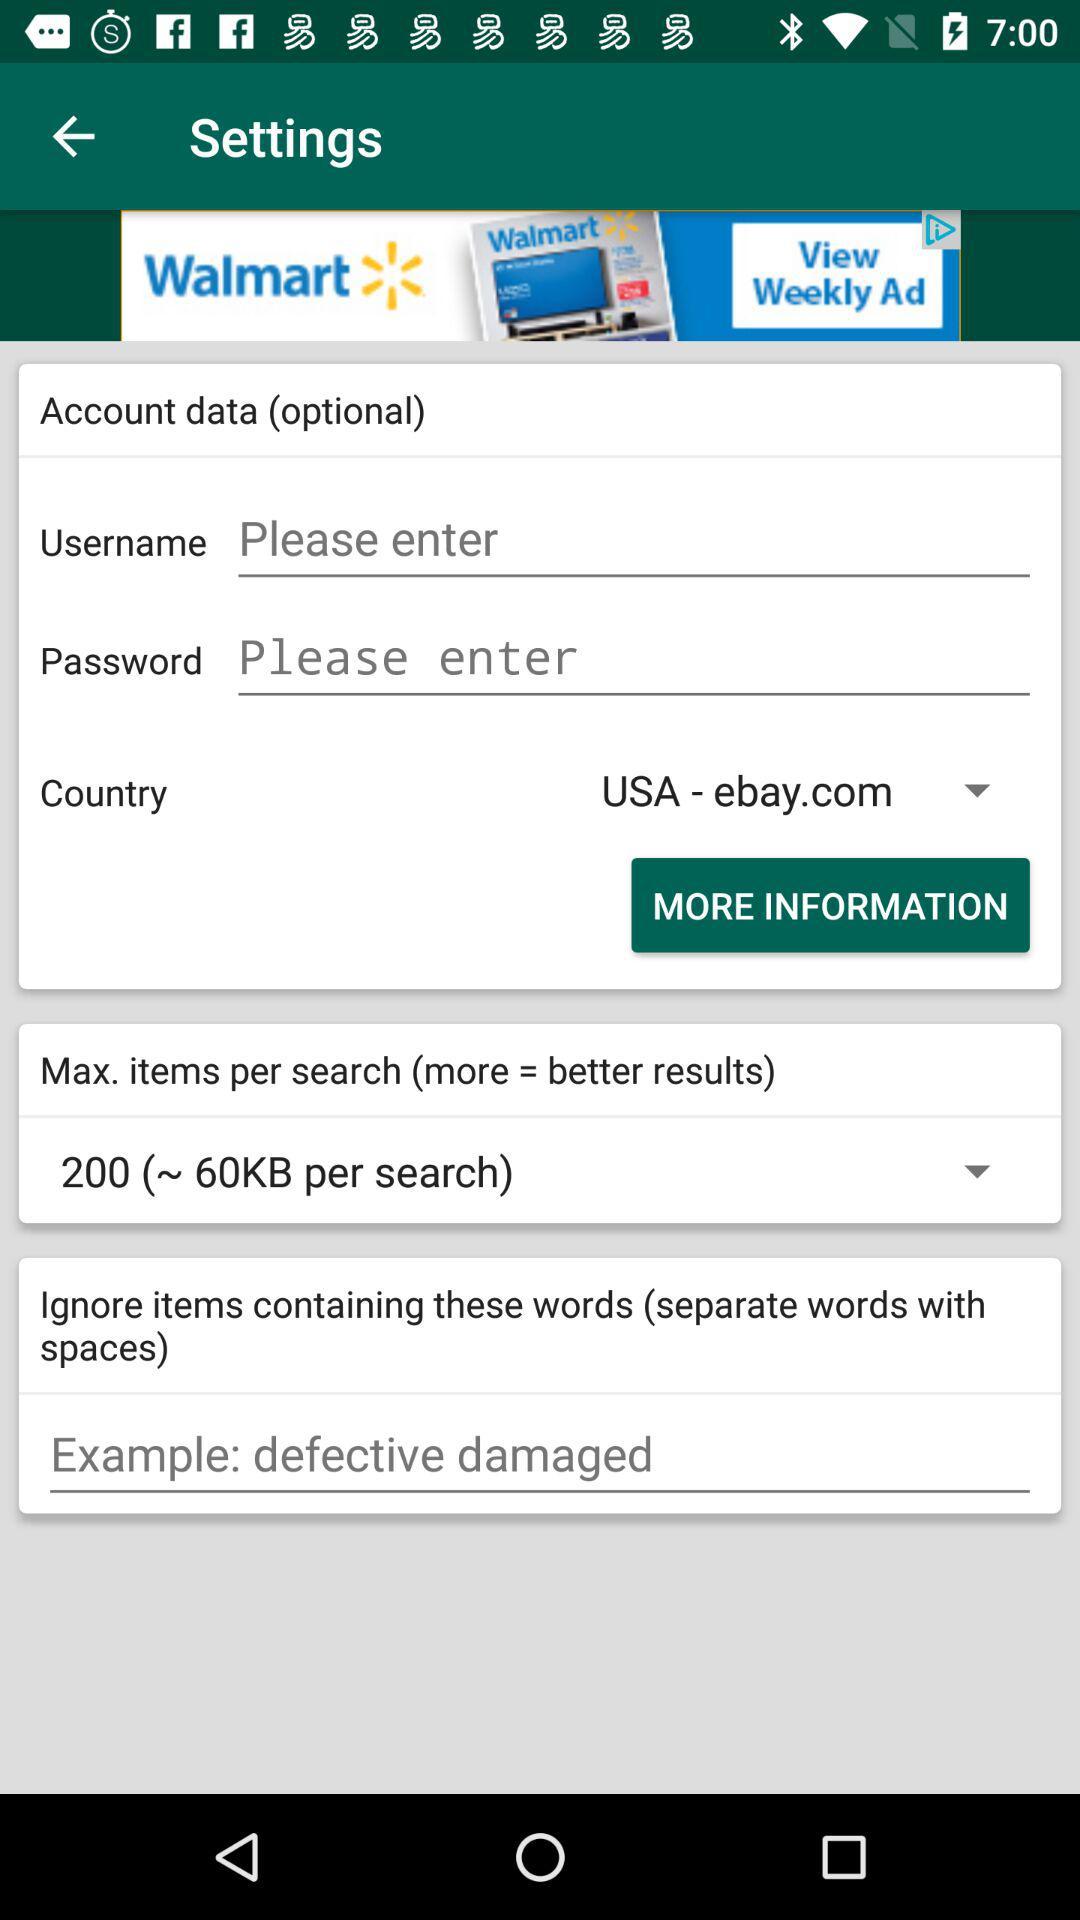 This screenshot has height=1920, width=1080. Describe the element at coordinates (540, 1454) in the screenshot. I see `example` at that location.